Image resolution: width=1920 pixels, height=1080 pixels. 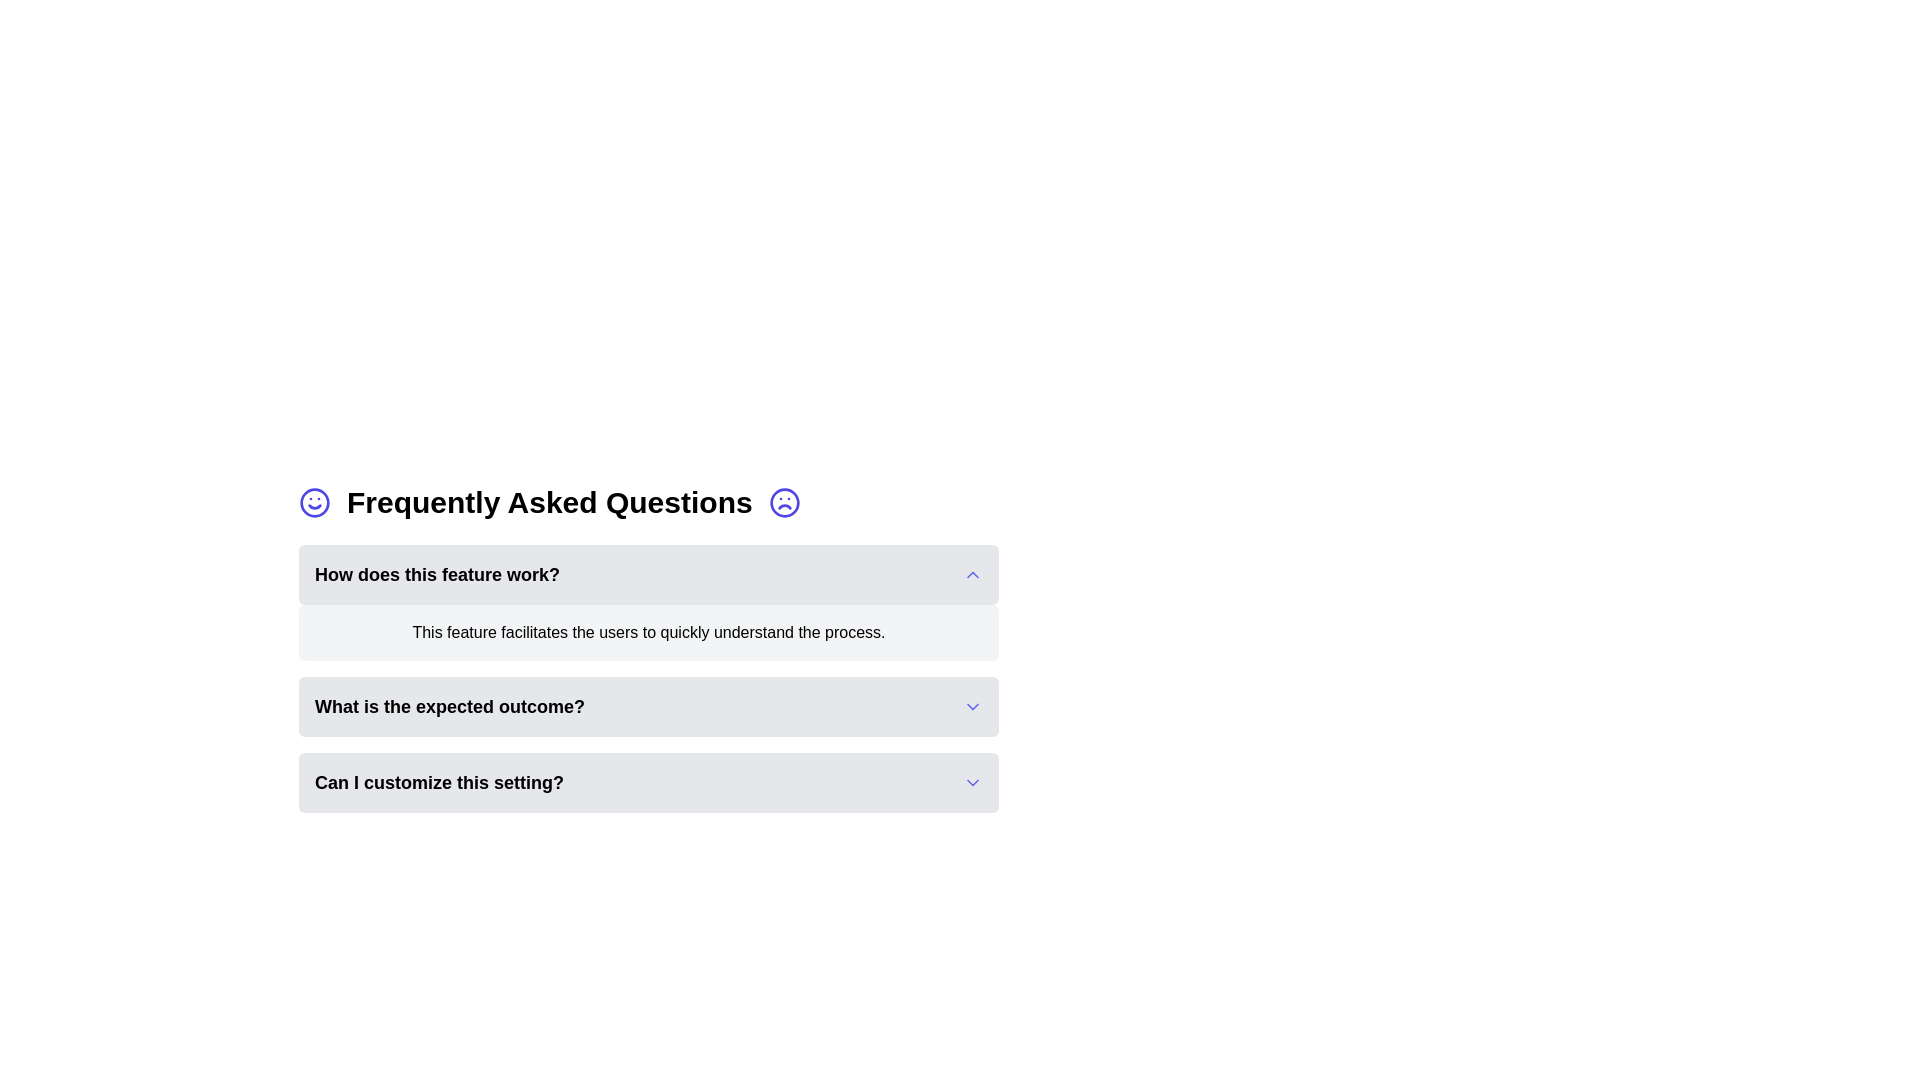 What do you see at coordinates (438, 782) in the screenshot?
I see `the text label that reads 'Can I customize this setting?', which is styled in bold and located within a light gray-rounded rectangle, positioned below the FAQ section titled 'What is the expected outcome.'` at bounding box center [438, 782].